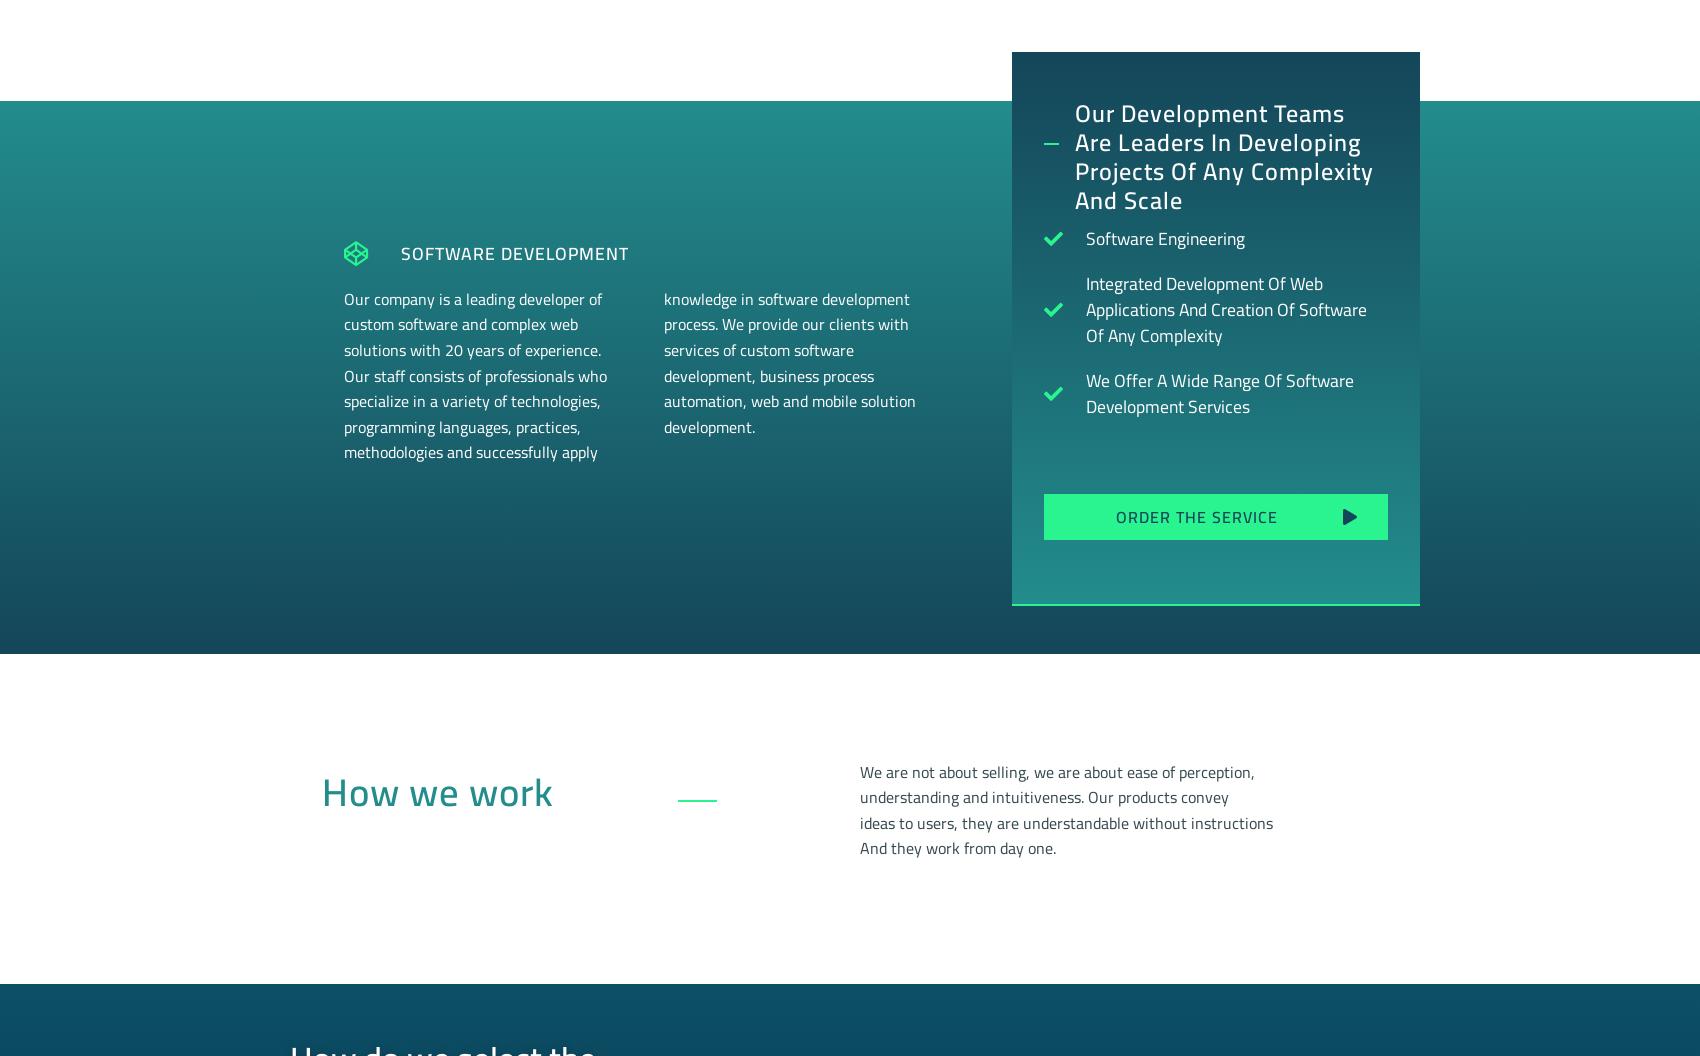 The image size is (1700, 1056). What do you see at coordinates (1194, 514) in the screenshot?
I see `'Order the service'` at bounding box center [1194, 514].